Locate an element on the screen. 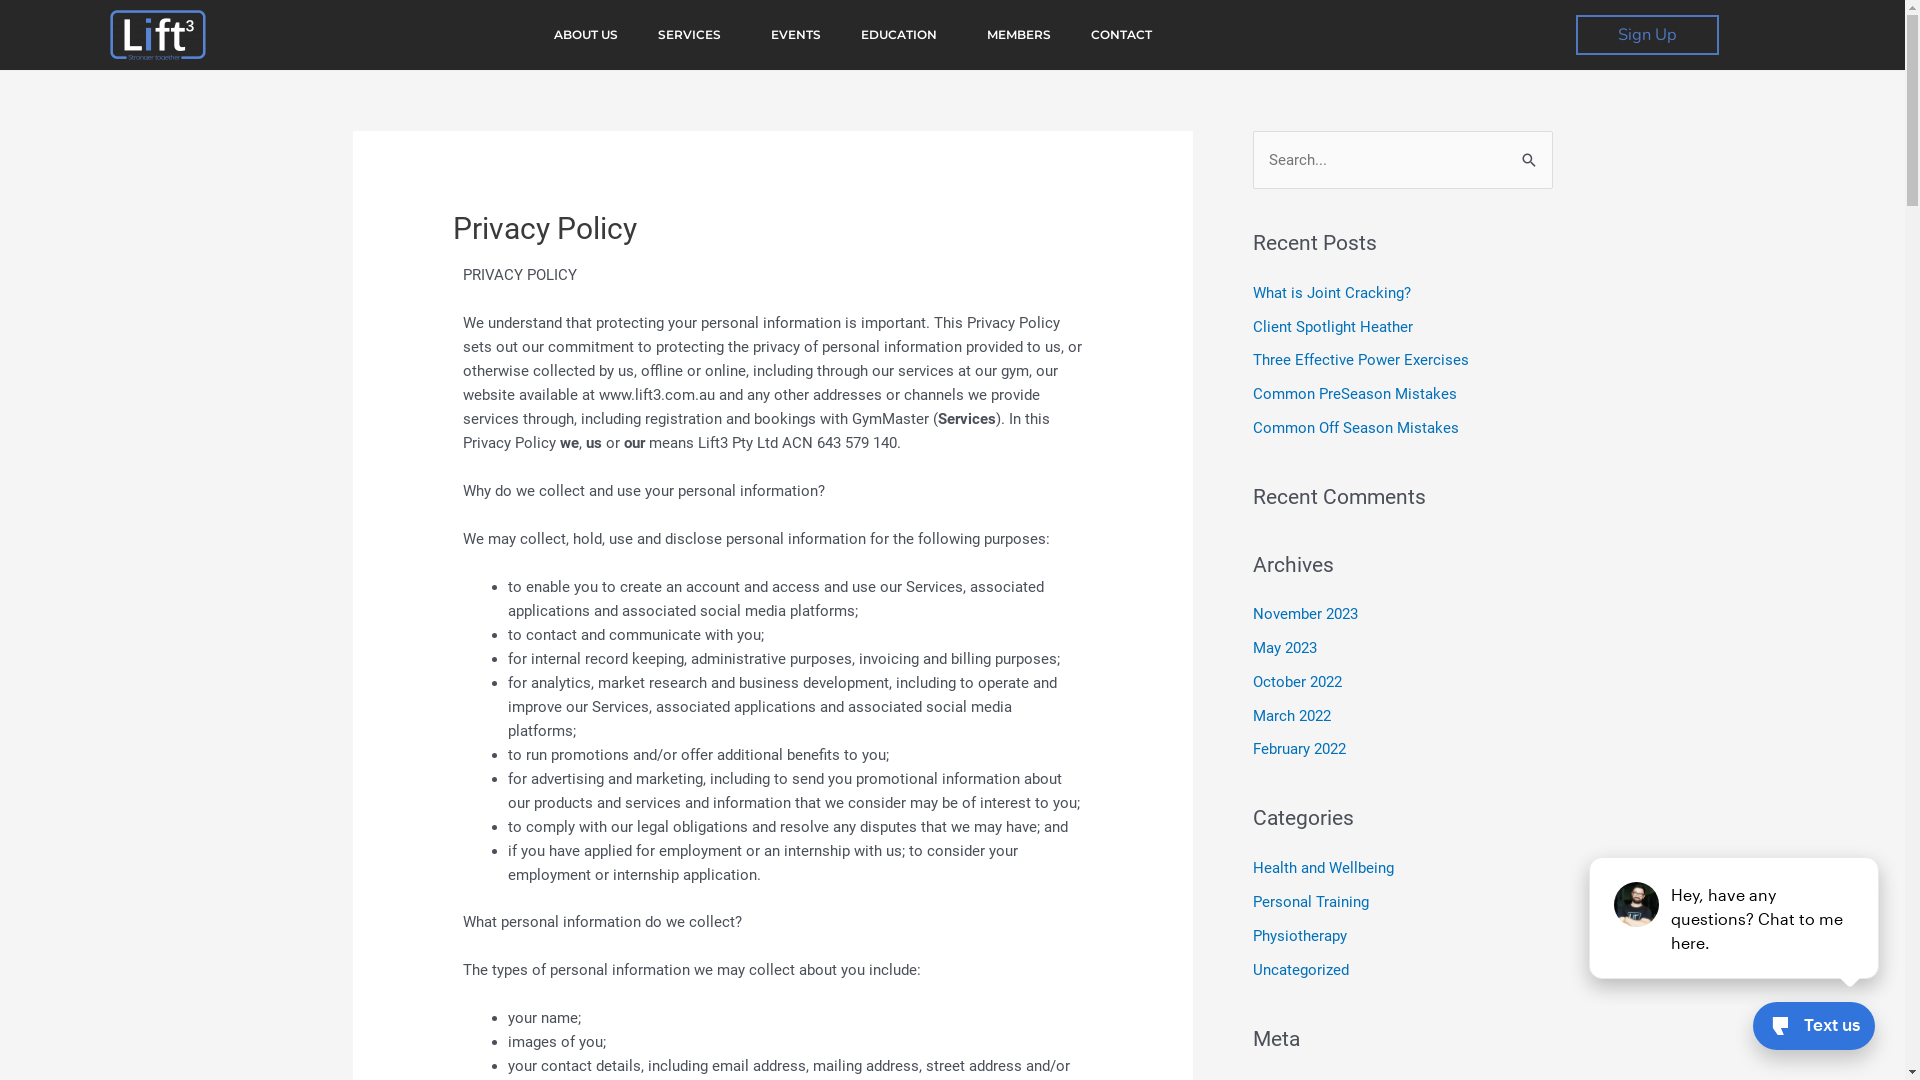 The width and height of the screenshot is (1920, 1080). 'Common PreSeason Mistakes' is located at coordinates (1353, 393).